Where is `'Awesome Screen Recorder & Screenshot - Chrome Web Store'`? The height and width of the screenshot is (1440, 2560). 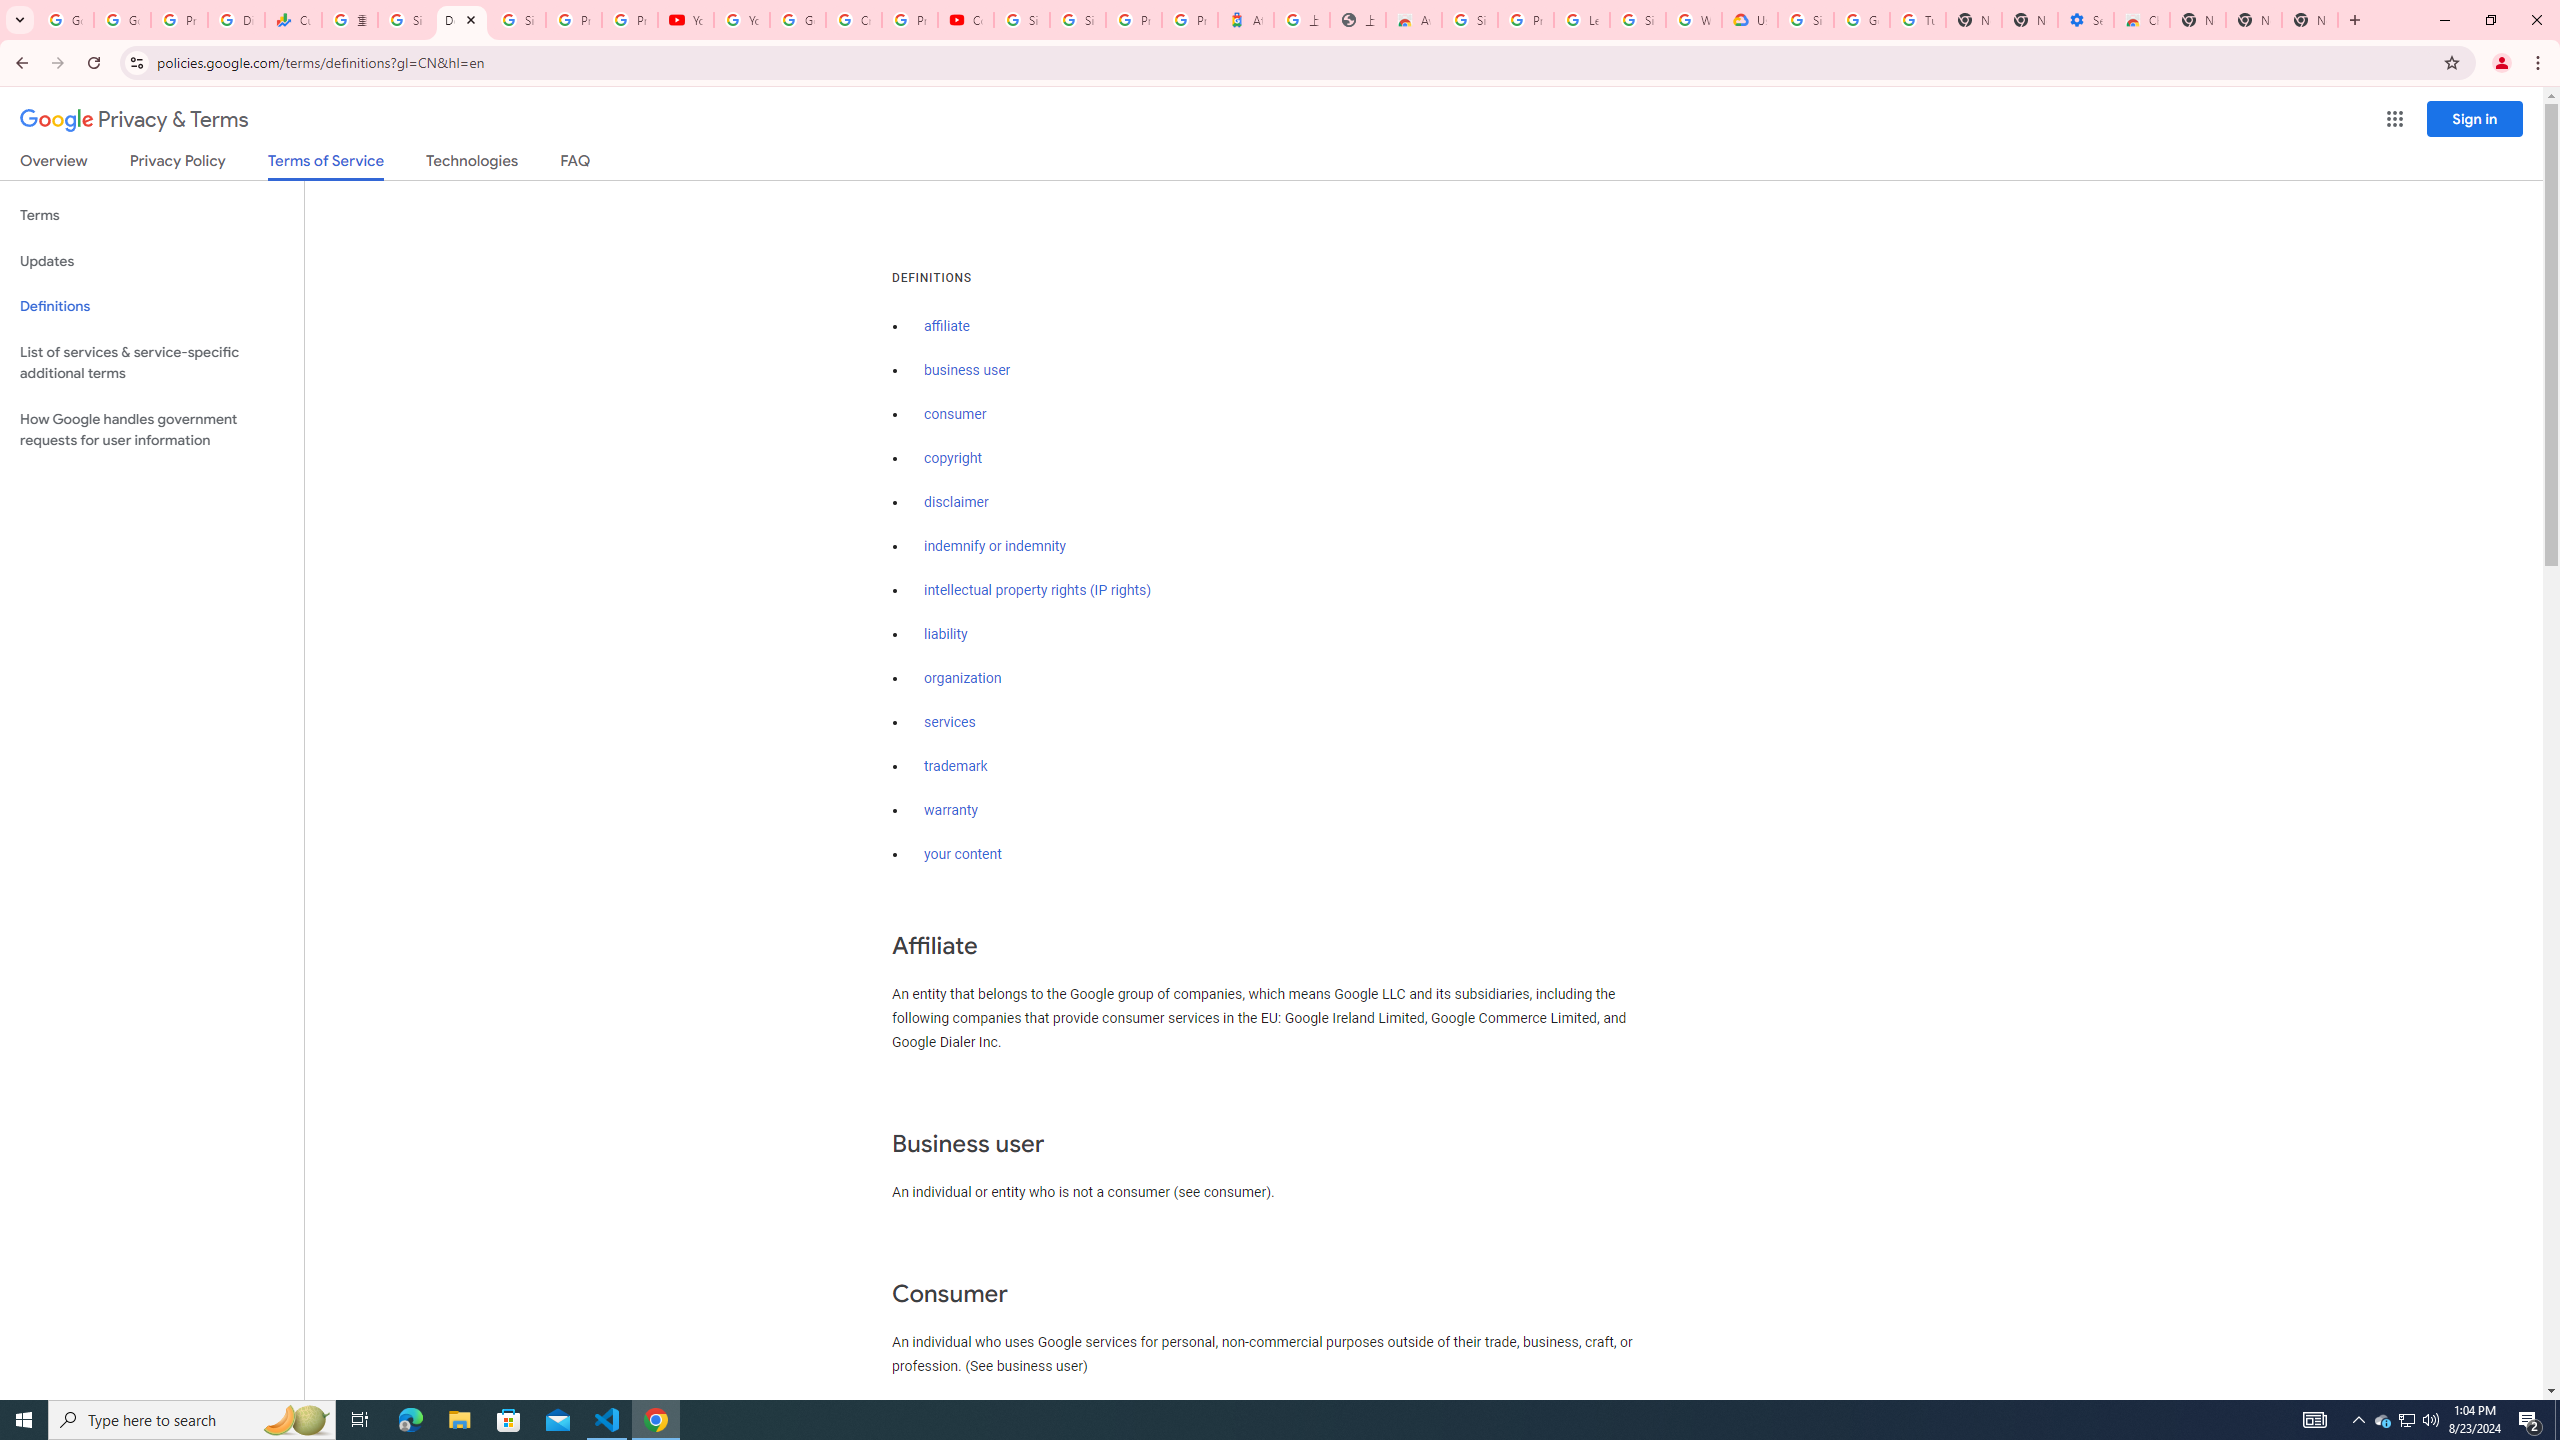 'Awesome Screen Recorder & Screenshot - Chrome Web Store' is located at coordinates (1414, 19).